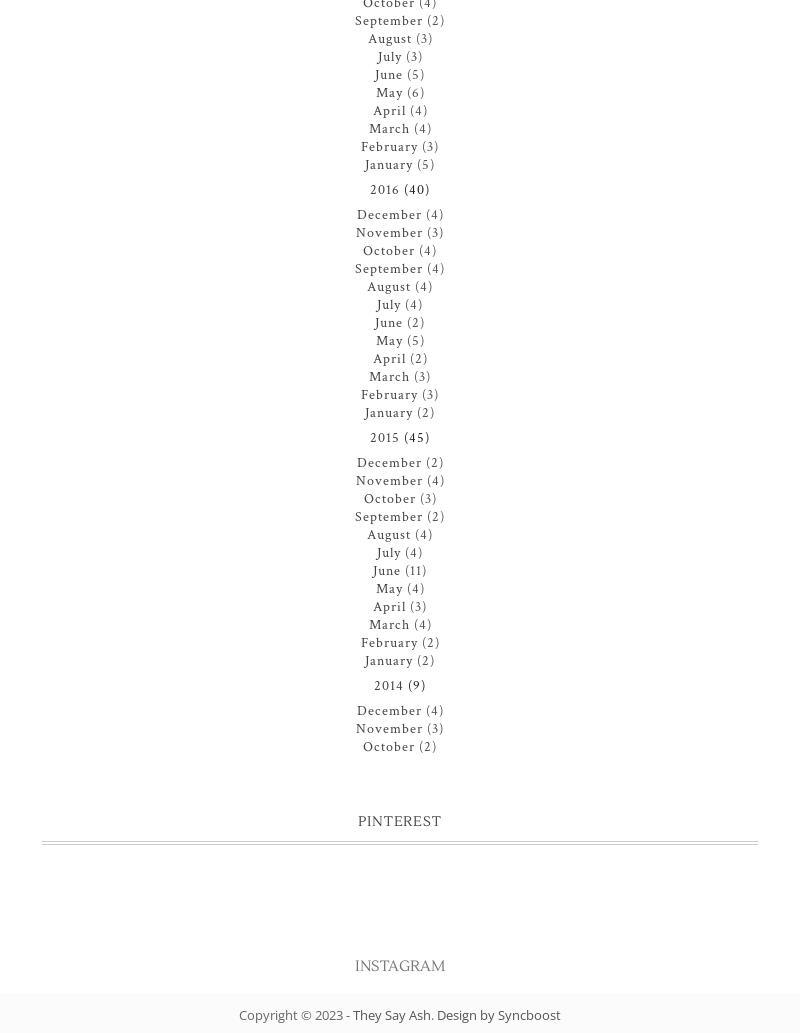 This screenshot has height=1033, width=800. What do you see at coordinates (398, 821) in the screenshot?
I see `'Pinterest'` at bounding box center [398, 821].